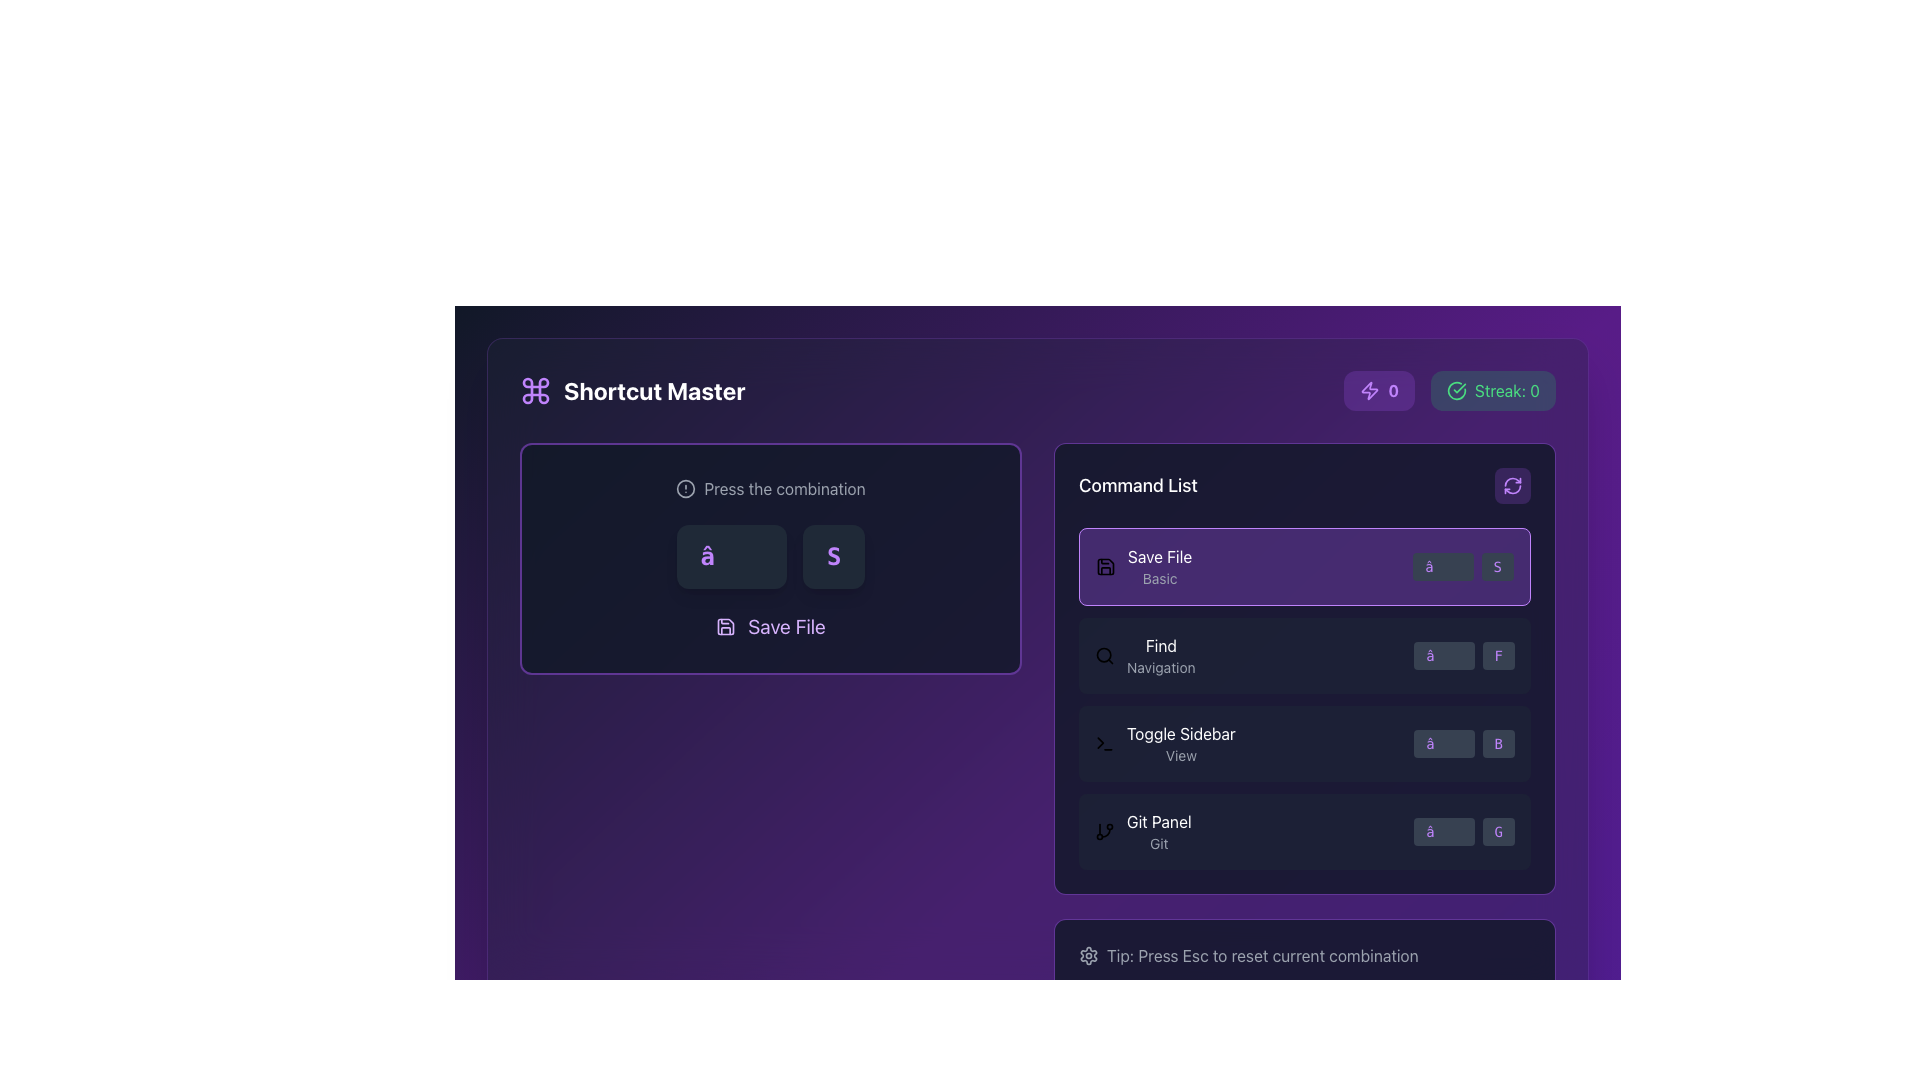 This screenshot has height=1080, width=1920. What do you see at coordinates (1088, 955) in the screenshot?
I see `the settings icon located at the bottom-right corner of the interface, next to the 'Tip: Press Esc to reset current combination' text` at bounding box center [1088, 955].